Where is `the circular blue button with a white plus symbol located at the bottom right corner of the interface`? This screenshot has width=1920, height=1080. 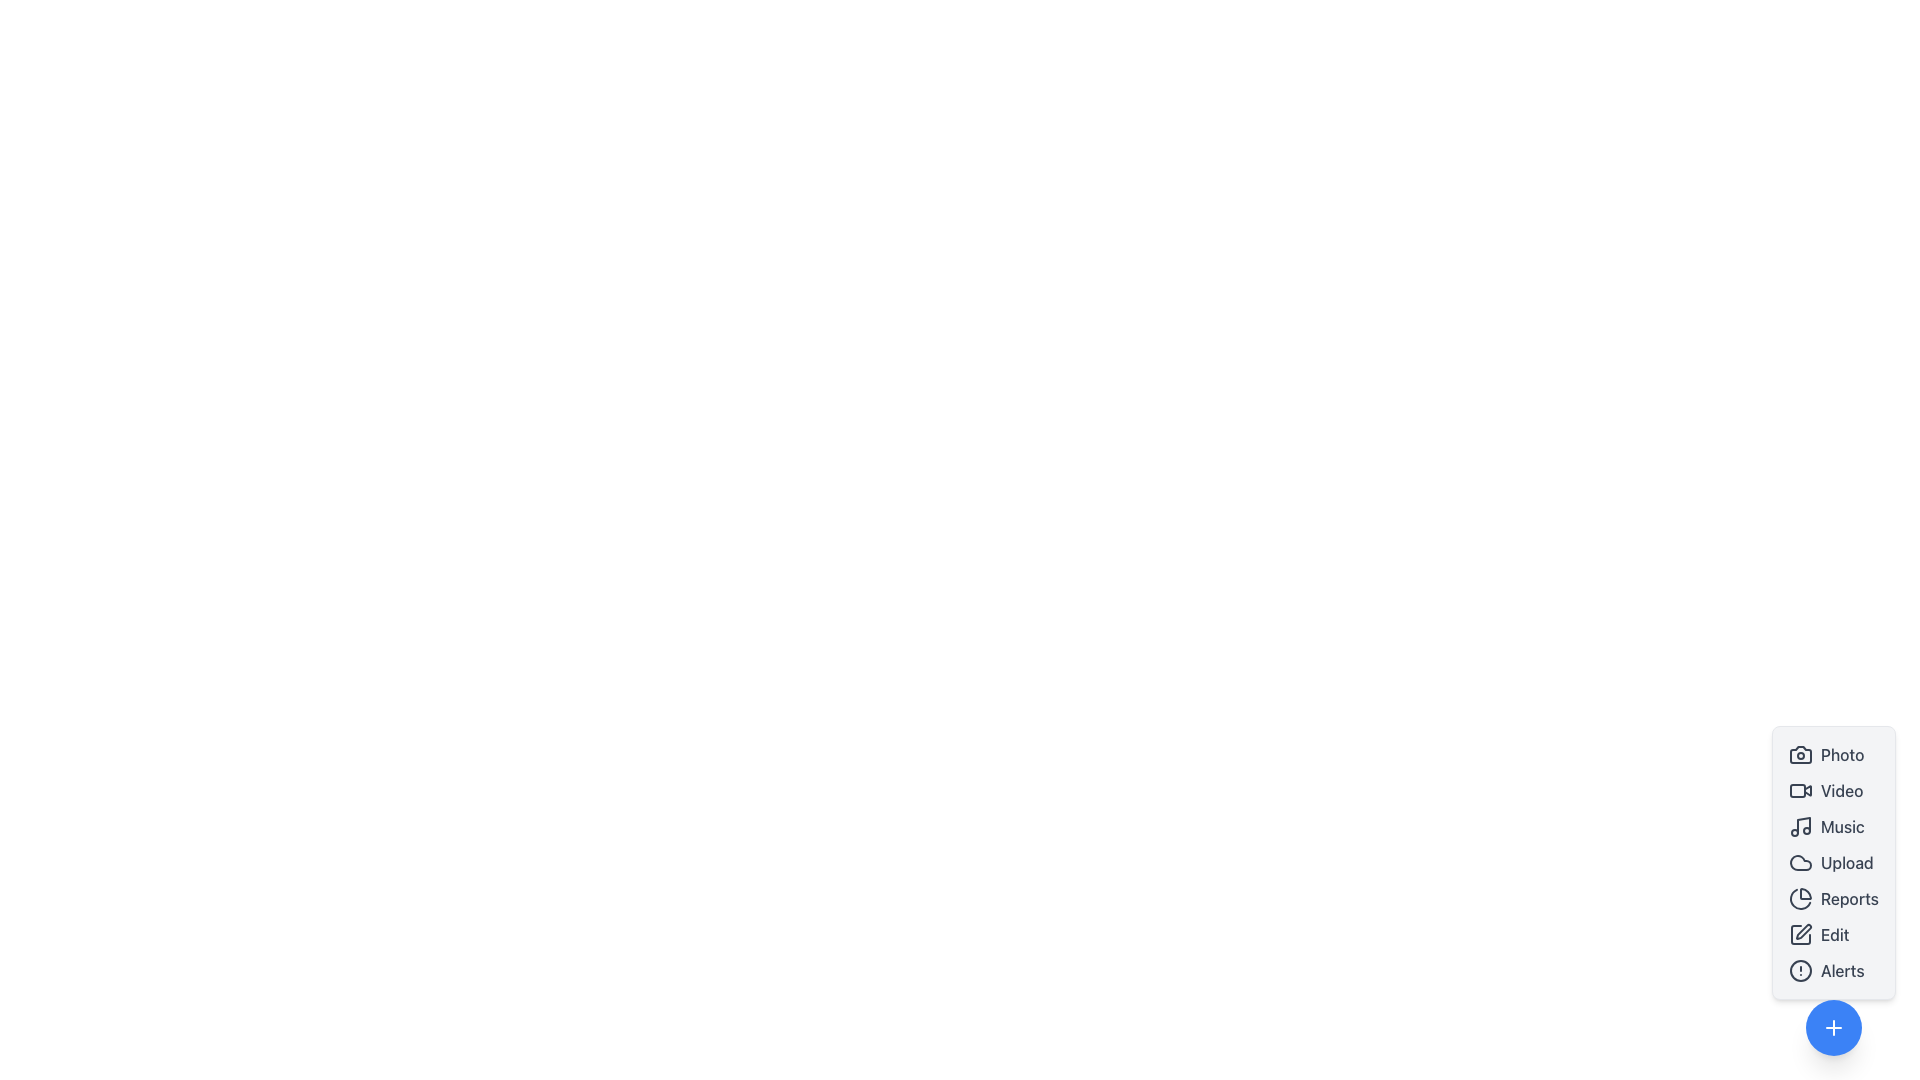 the circular blue button with a white plus symbol located at the bottom right corner of the interface is located at coordinates (1833, 1028).